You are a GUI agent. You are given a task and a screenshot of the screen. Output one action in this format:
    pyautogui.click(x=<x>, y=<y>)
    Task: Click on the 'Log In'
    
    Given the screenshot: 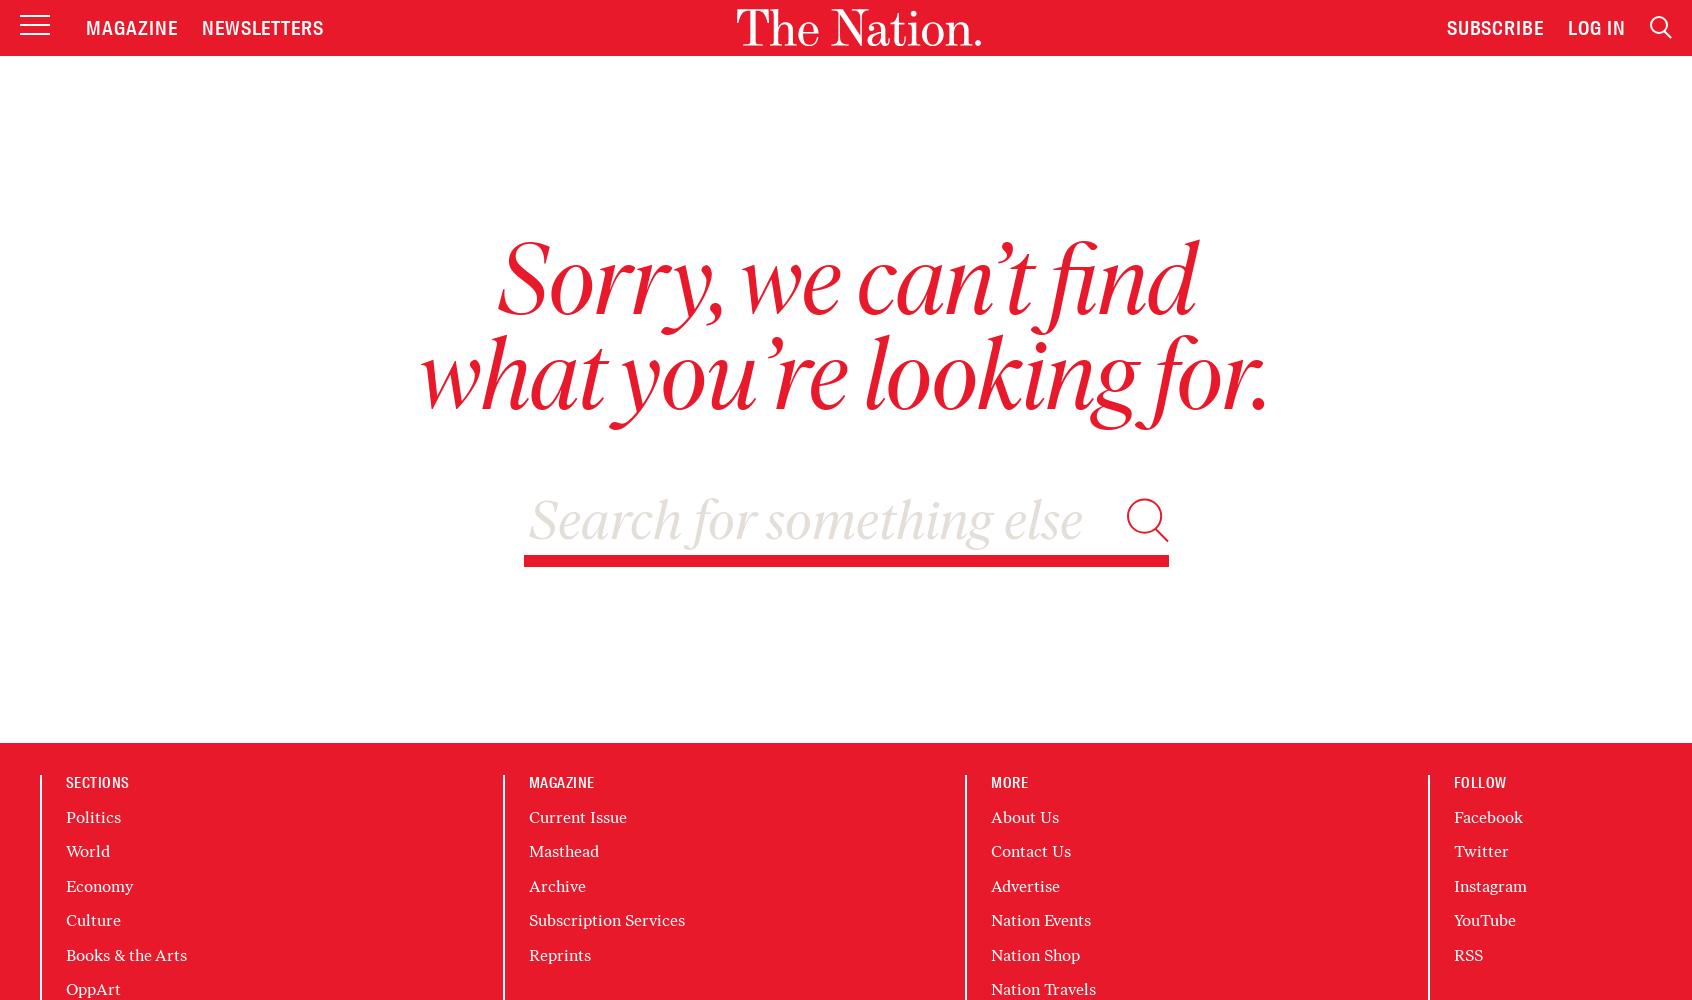 What is the action you would take?
    pyautogui.click(x=1596, y=27)
    